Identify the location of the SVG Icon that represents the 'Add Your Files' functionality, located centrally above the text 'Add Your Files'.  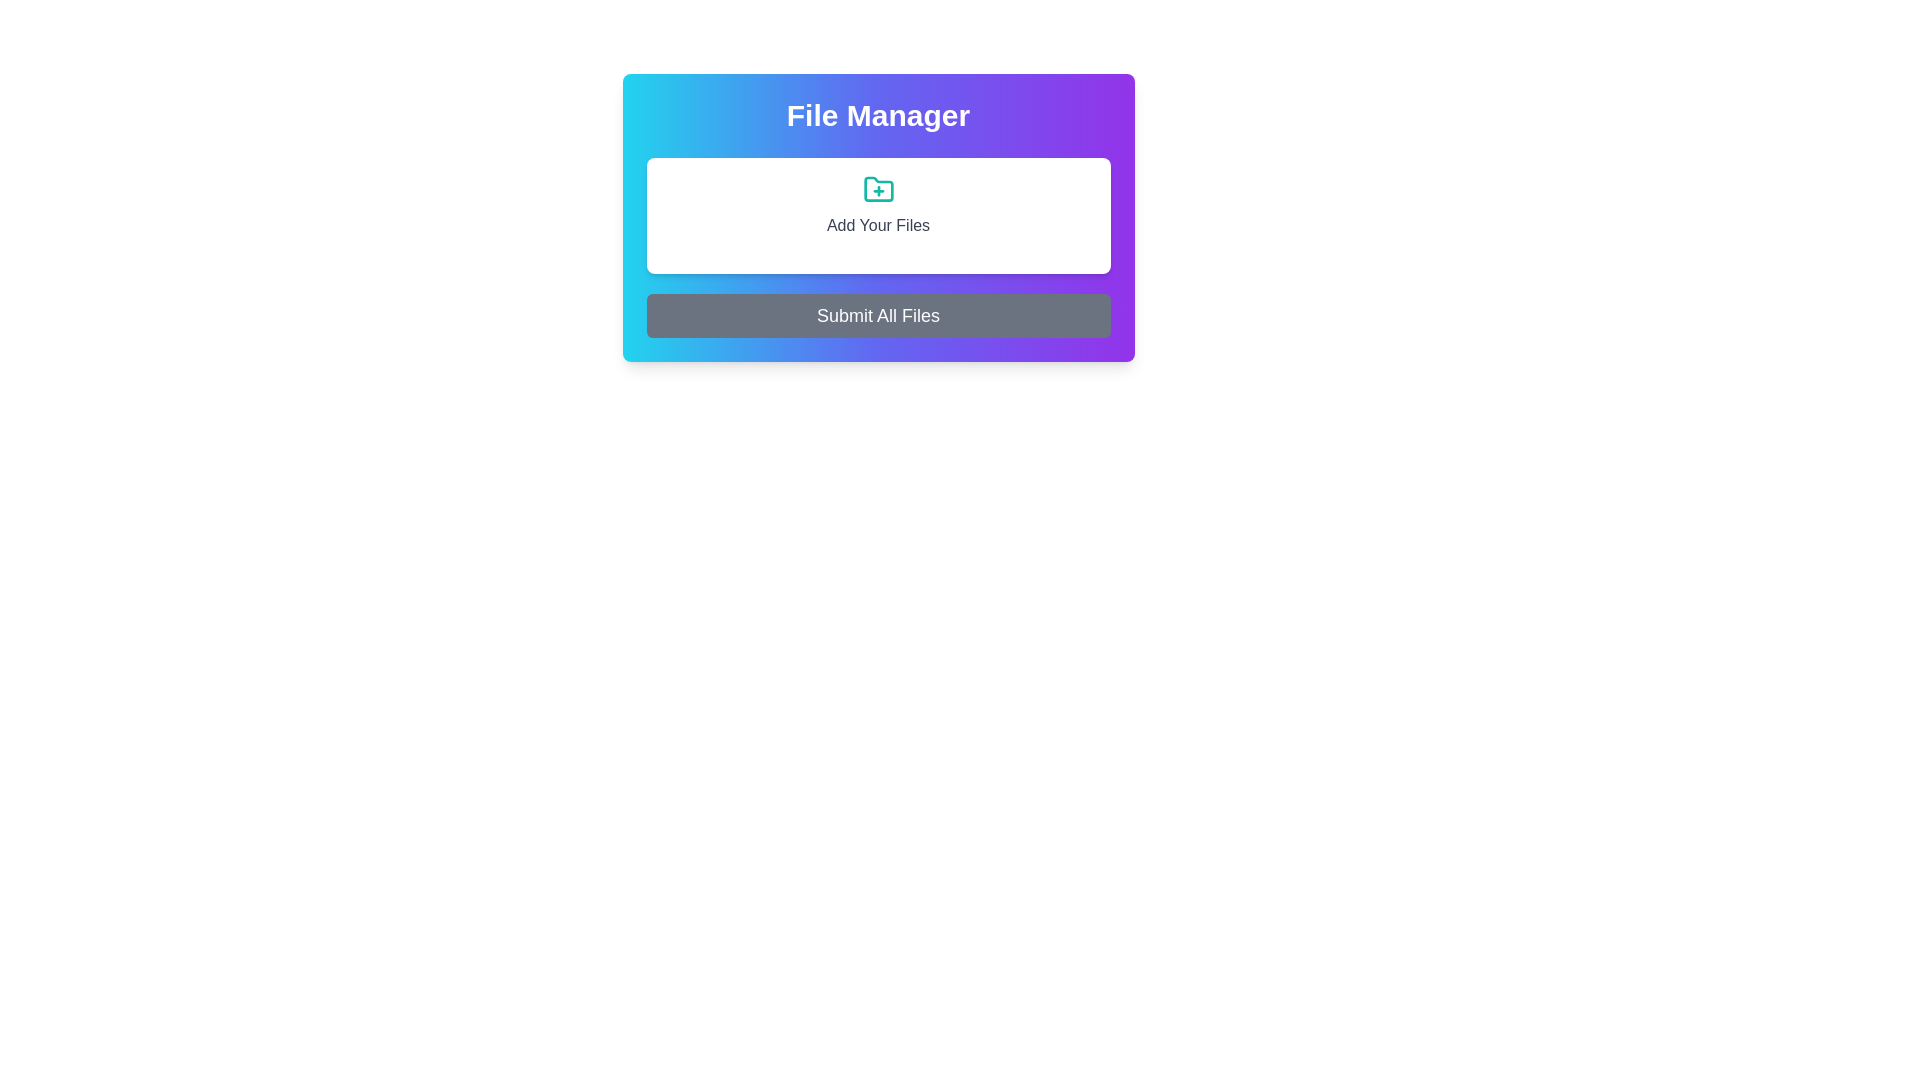
(878, 189).